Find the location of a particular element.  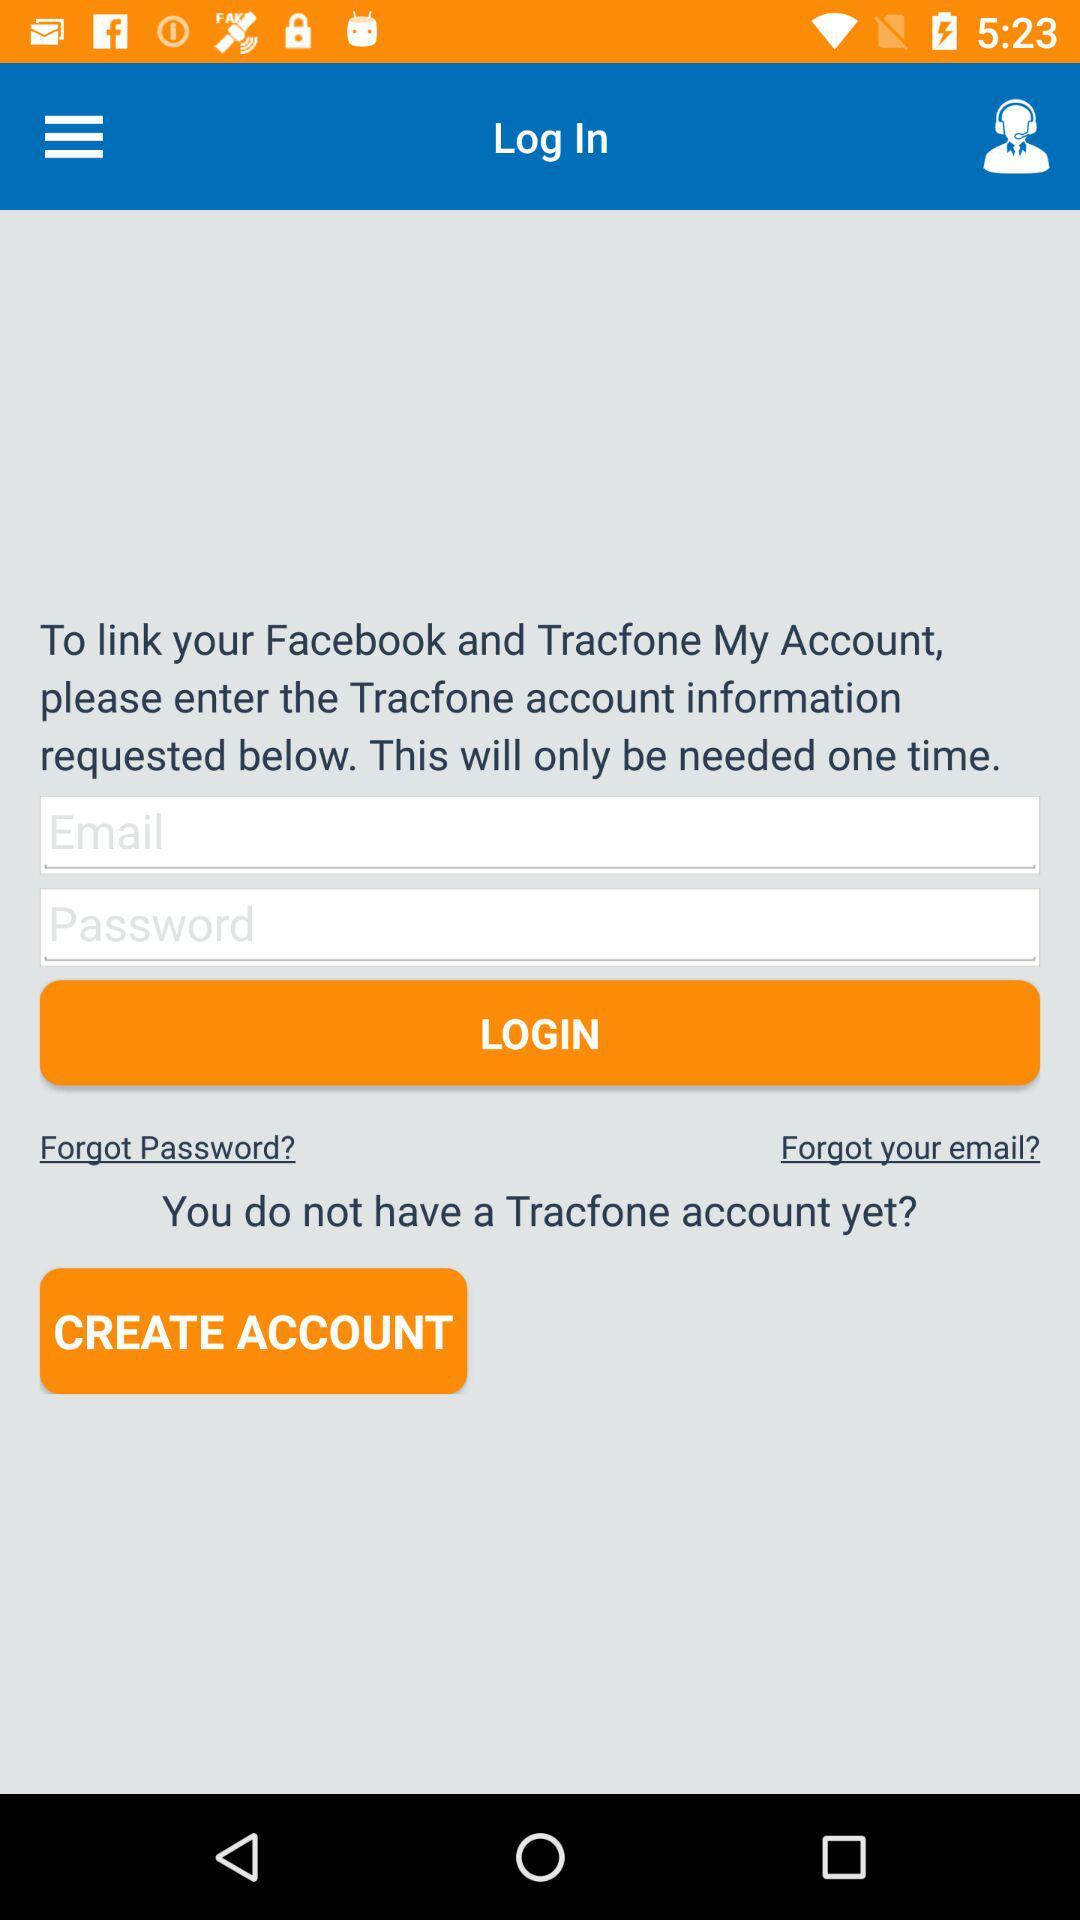

forgot your email? is located at coordinates (910, 1146).